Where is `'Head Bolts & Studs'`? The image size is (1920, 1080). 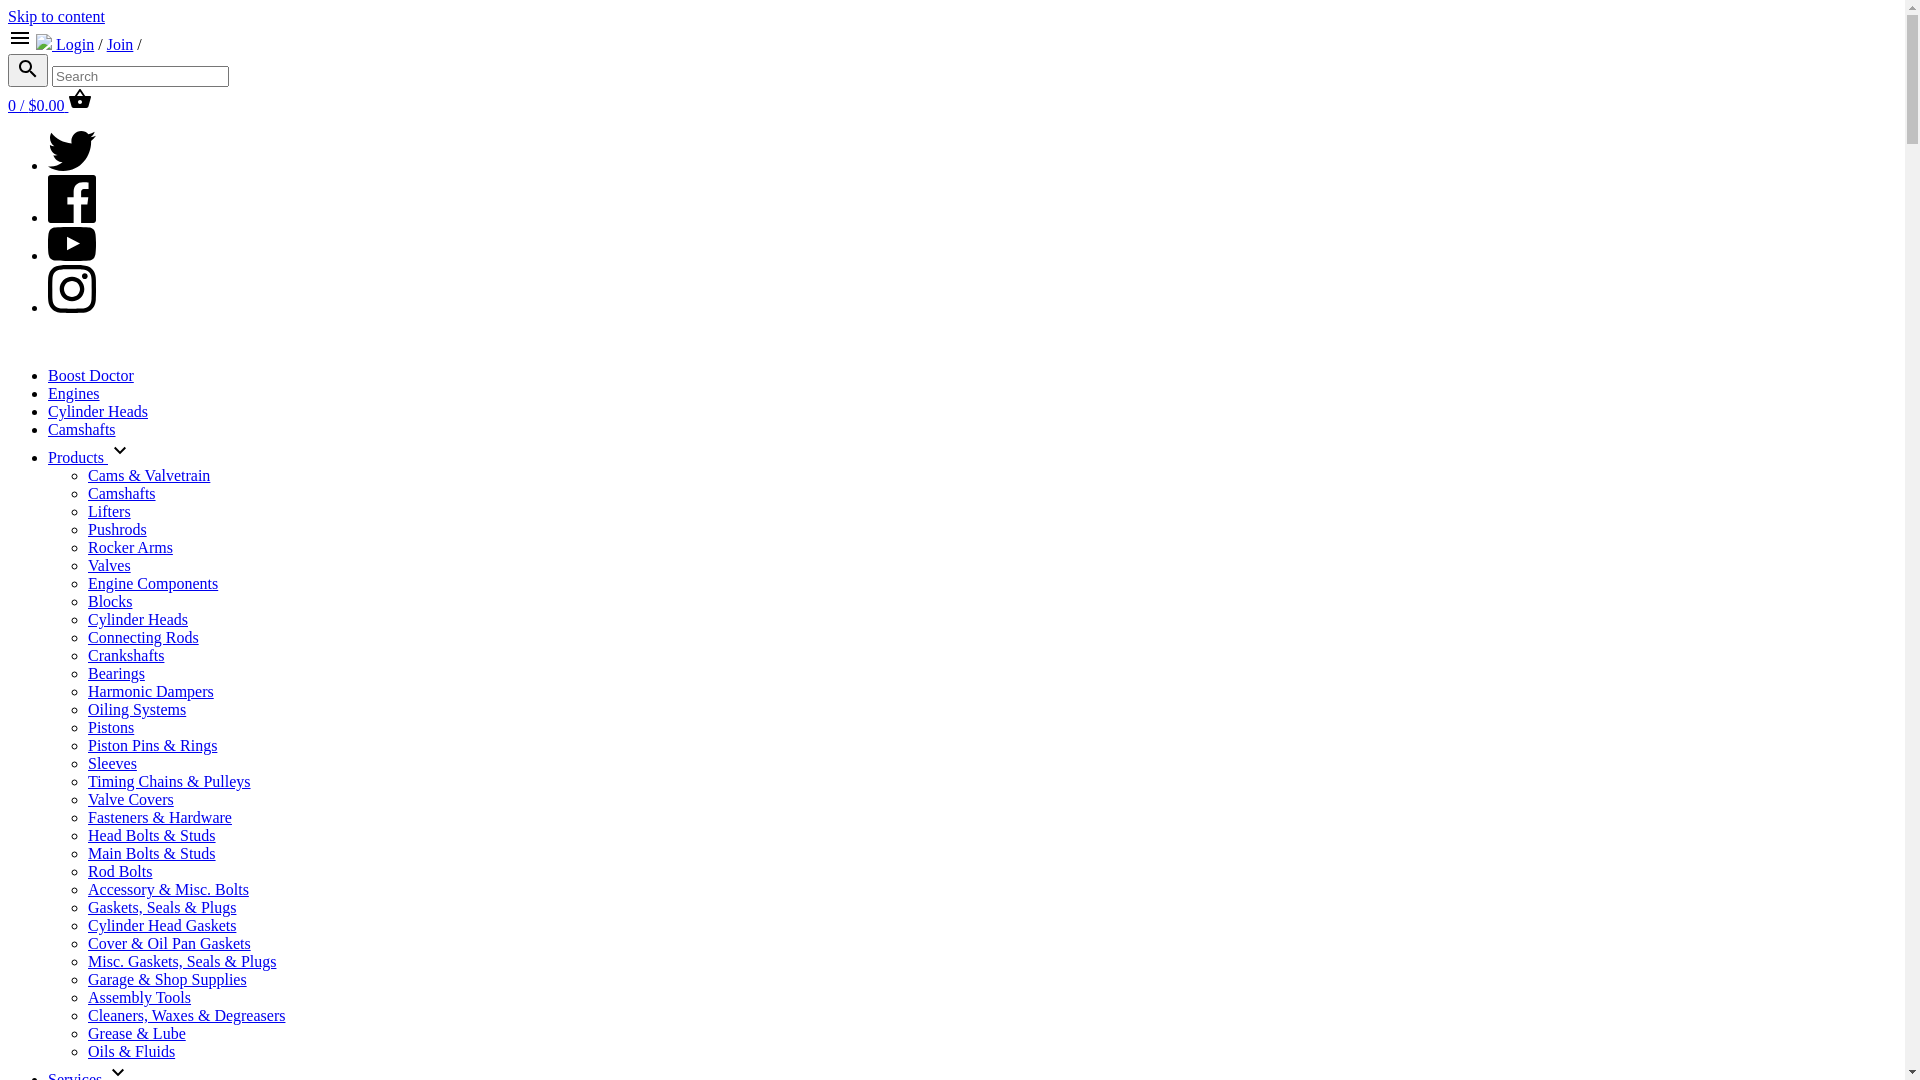
'Head Bolts & Studs' is located at coordinates (151, 835).